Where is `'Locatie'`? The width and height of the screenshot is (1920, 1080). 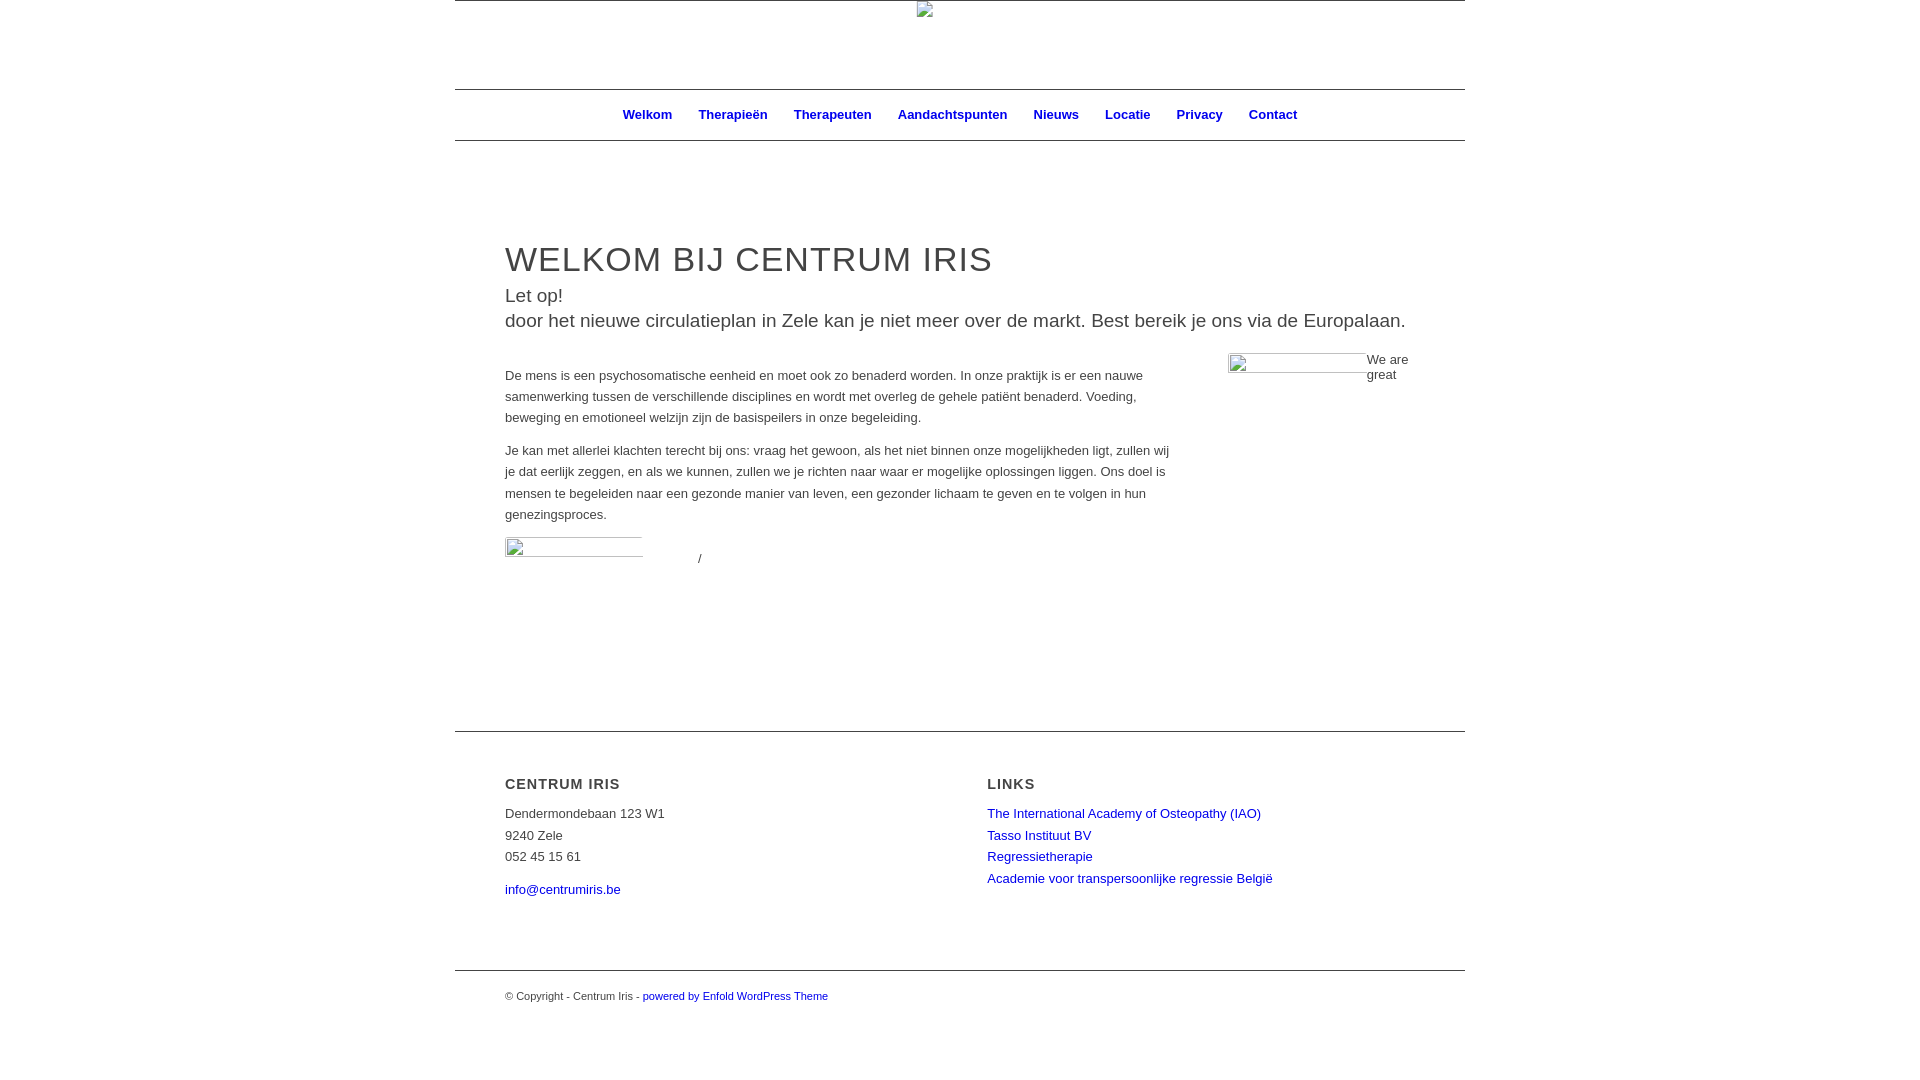 'Locatie' is located at coordinates (1128, 115).